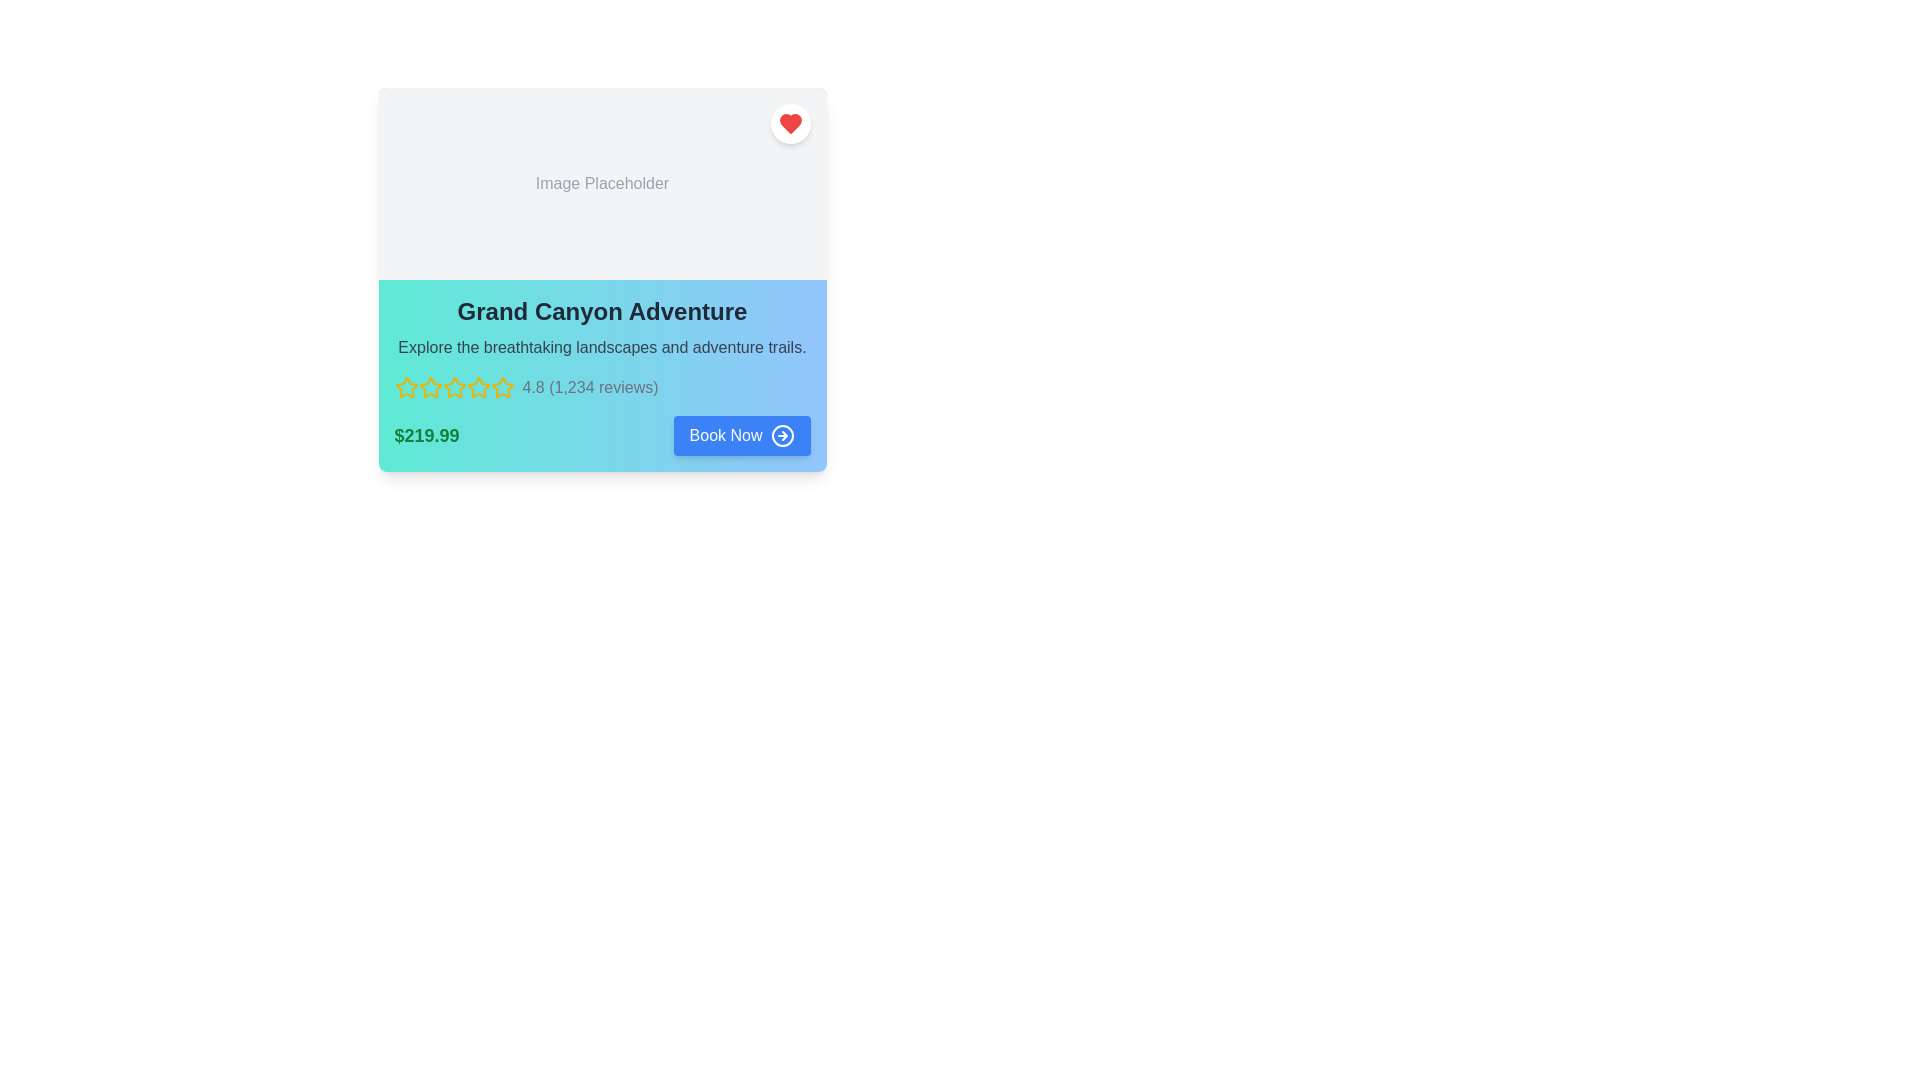 The height and width of the screenshot is (1080, 1920). What do you see at coordinates (429, 387) in the screenshot?
I see `the yellow star-shaped icon, which is the first in a row of five stars, to rate it for 'Grand Canyon Adventure'` at bounding box center [429, 387].